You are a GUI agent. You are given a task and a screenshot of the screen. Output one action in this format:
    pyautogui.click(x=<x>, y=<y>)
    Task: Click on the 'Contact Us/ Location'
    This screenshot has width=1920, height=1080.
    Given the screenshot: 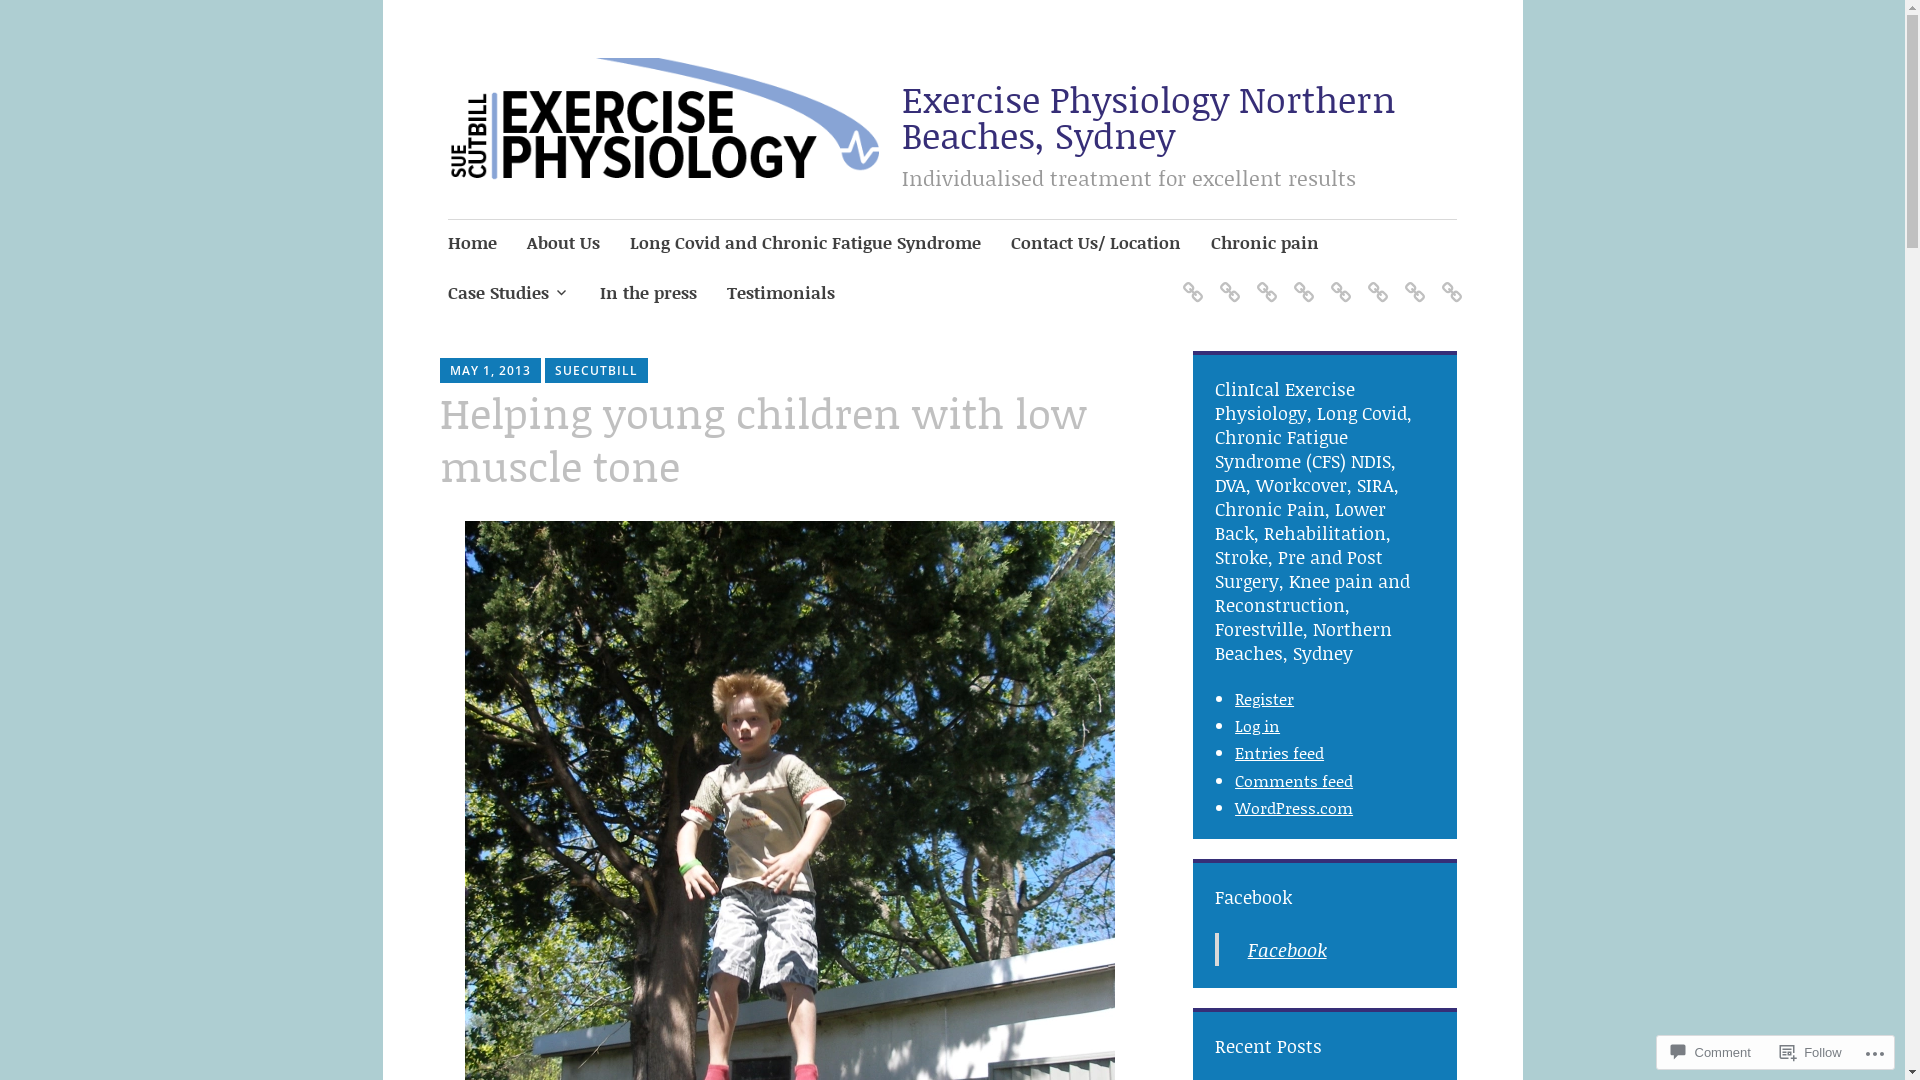 What is the action you would take?
    pyautogui.click(x=1094, y=242)
    